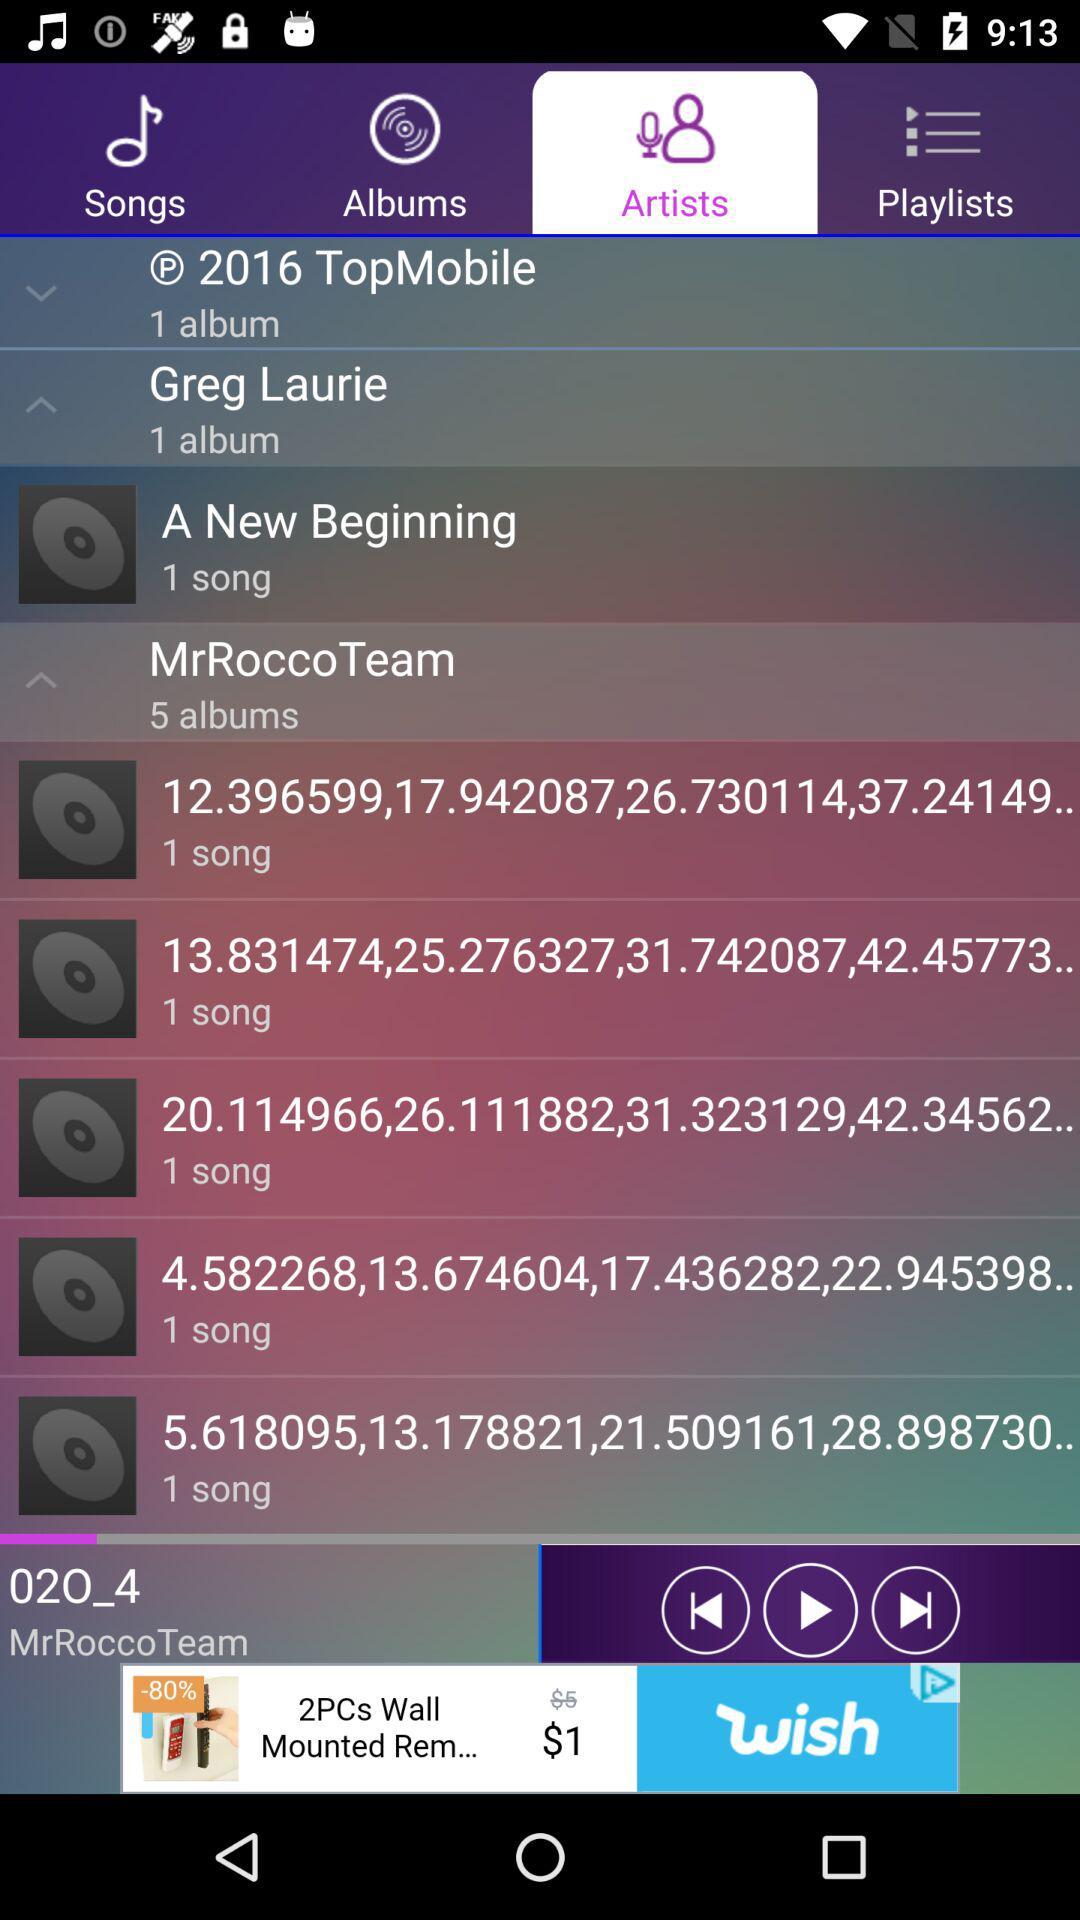 The height and width of the screenshot is (1920, 1080). Describe the element at coordinates (810, 1610) in the screenshot. I see `the play icon` at that location.